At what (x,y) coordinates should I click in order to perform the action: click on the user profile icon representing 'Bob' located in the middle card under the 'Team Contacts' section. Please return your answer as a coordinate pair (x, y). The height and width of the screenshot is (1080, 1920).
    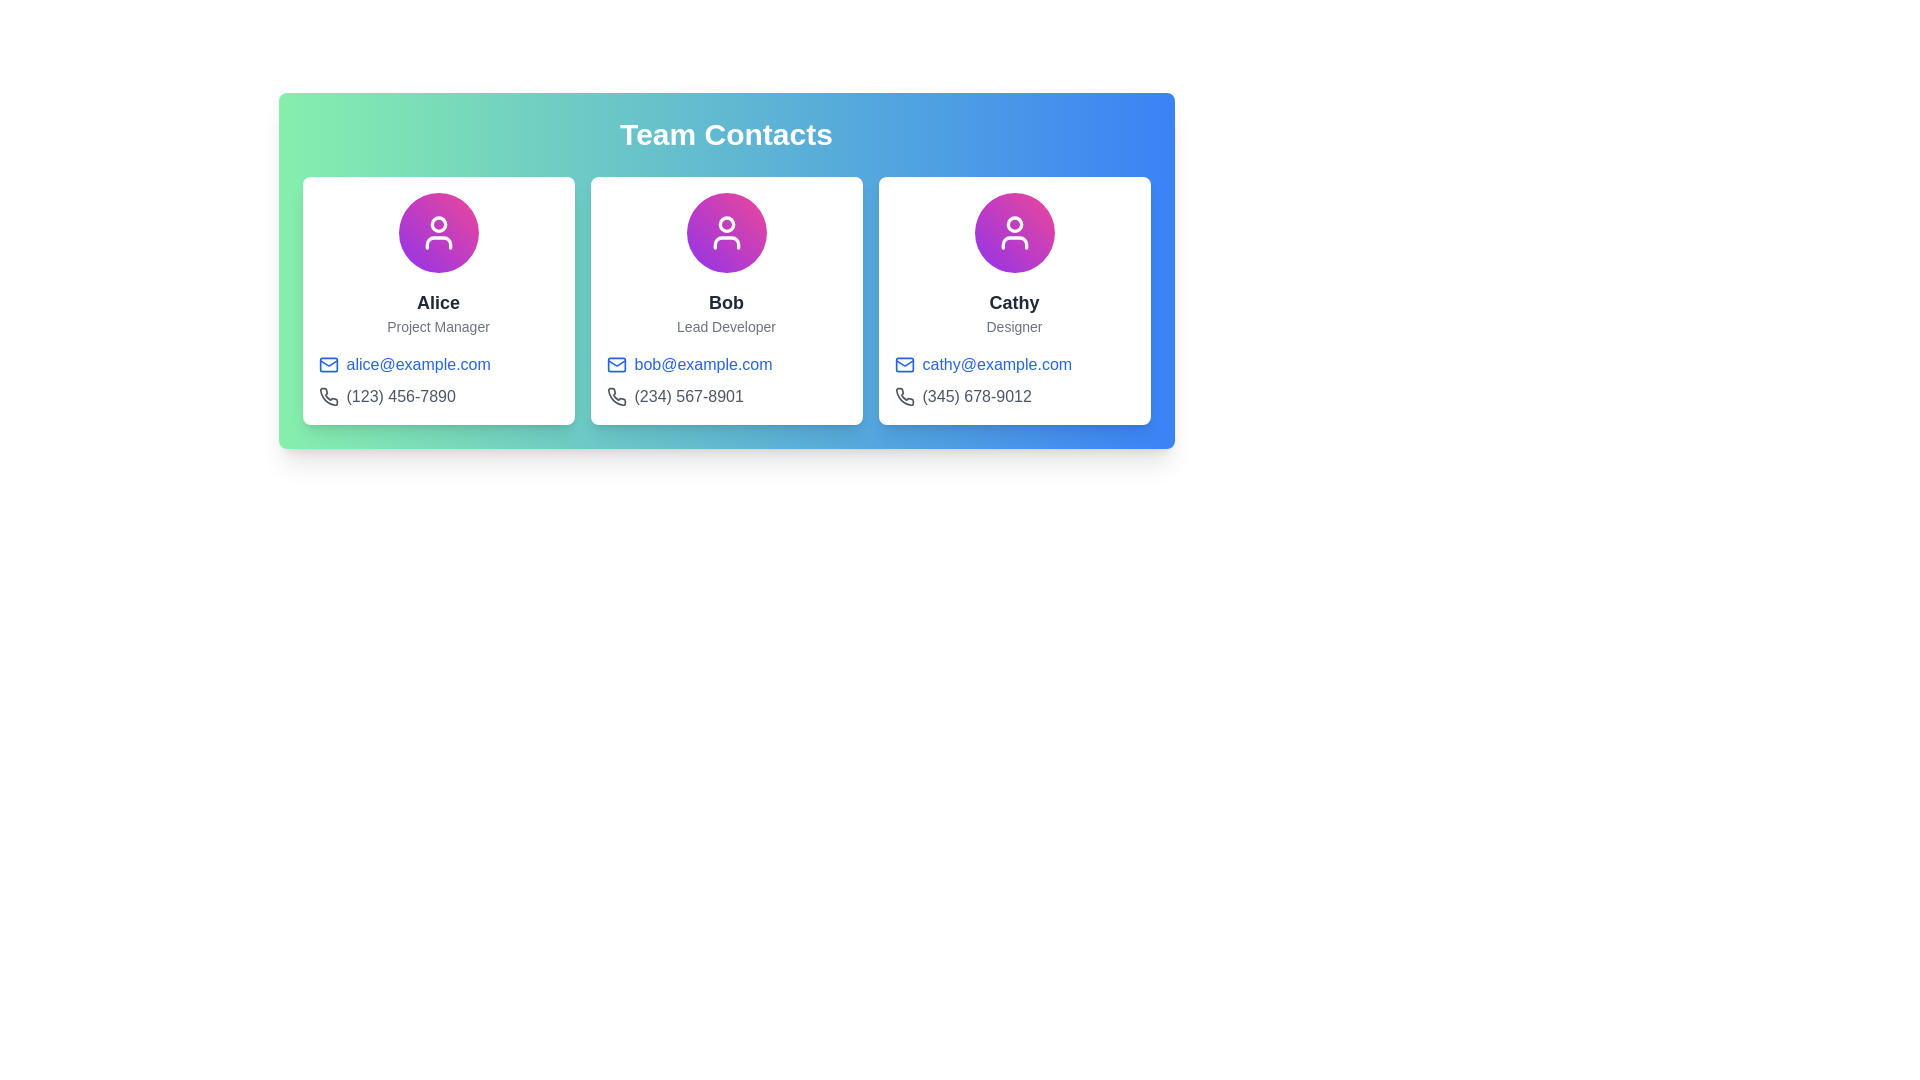
    Looking at the image, I should click on (725, 231).